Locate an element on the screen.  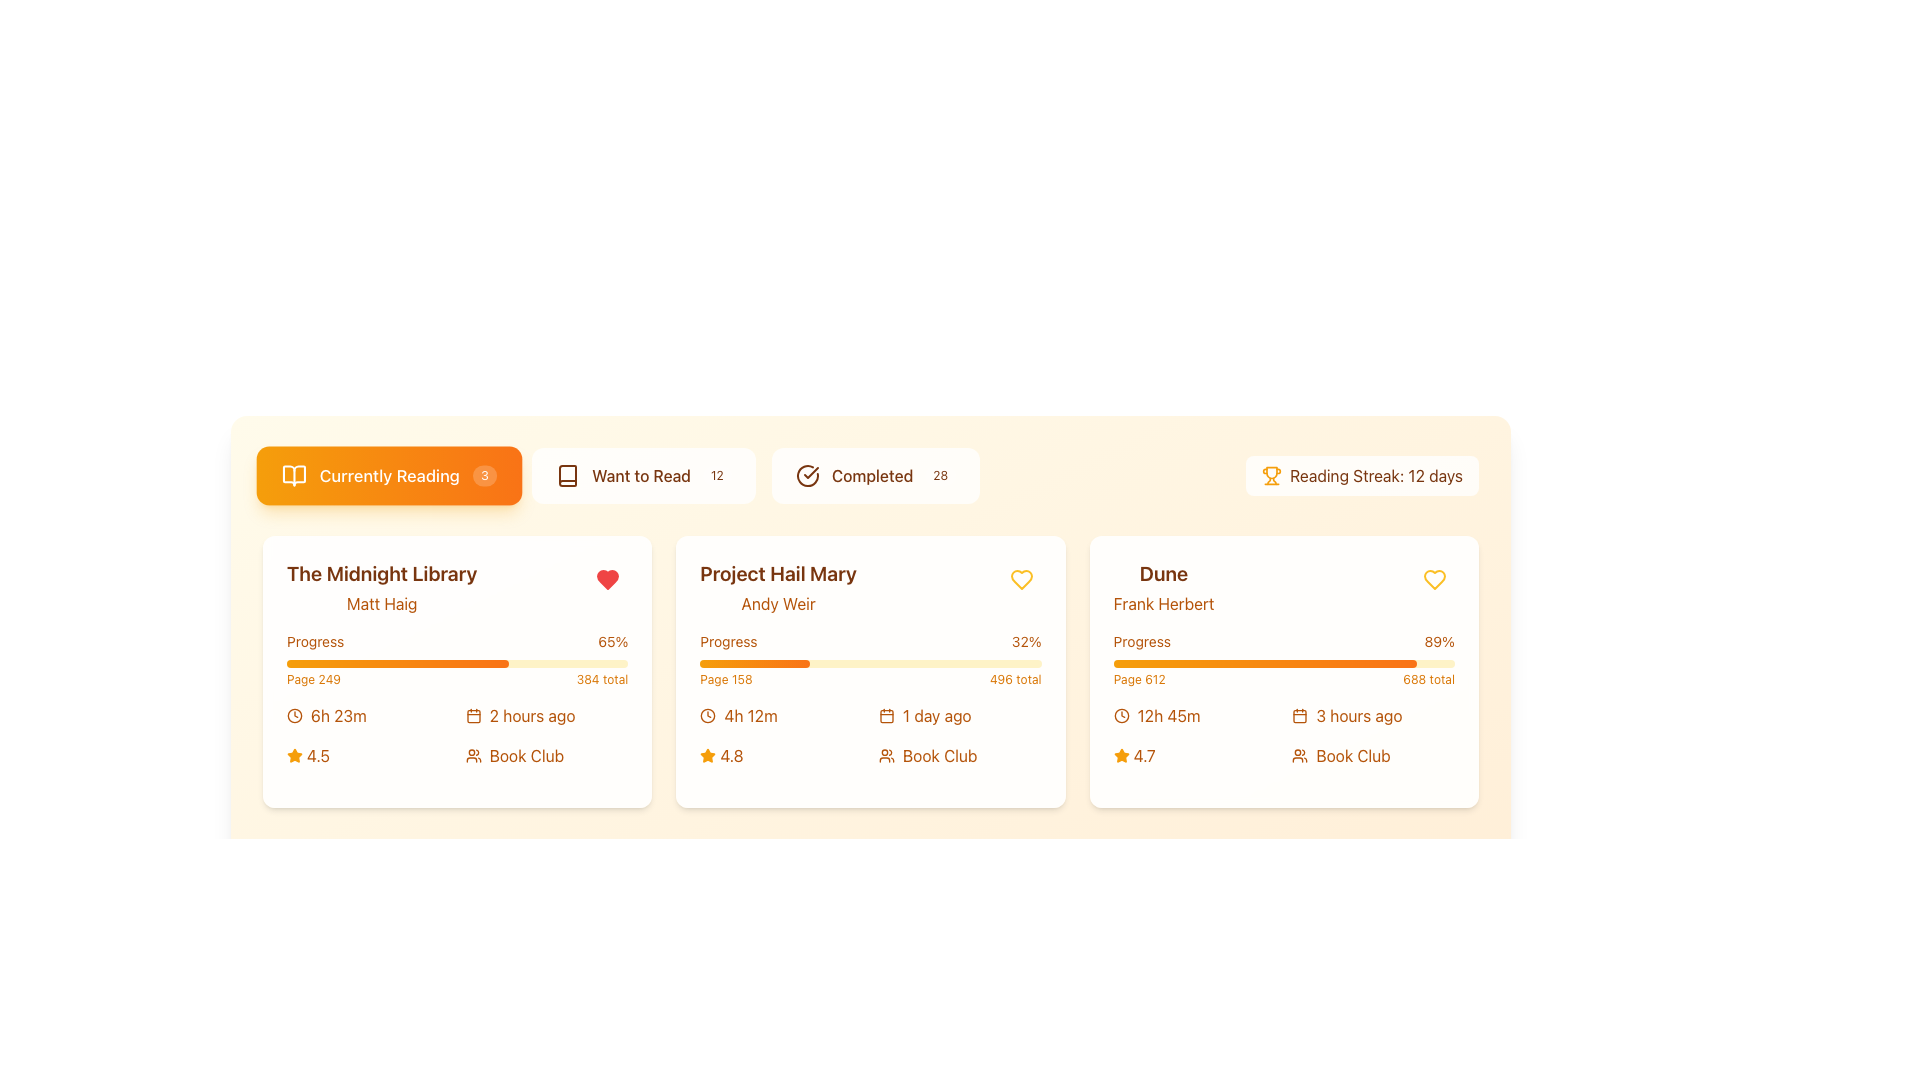
the text label displaying '6h 23m' in brown color, located in 'The Midnight Library' card near the bottom-left section, to the right of a clock icon is located at coordinates (338, 715).